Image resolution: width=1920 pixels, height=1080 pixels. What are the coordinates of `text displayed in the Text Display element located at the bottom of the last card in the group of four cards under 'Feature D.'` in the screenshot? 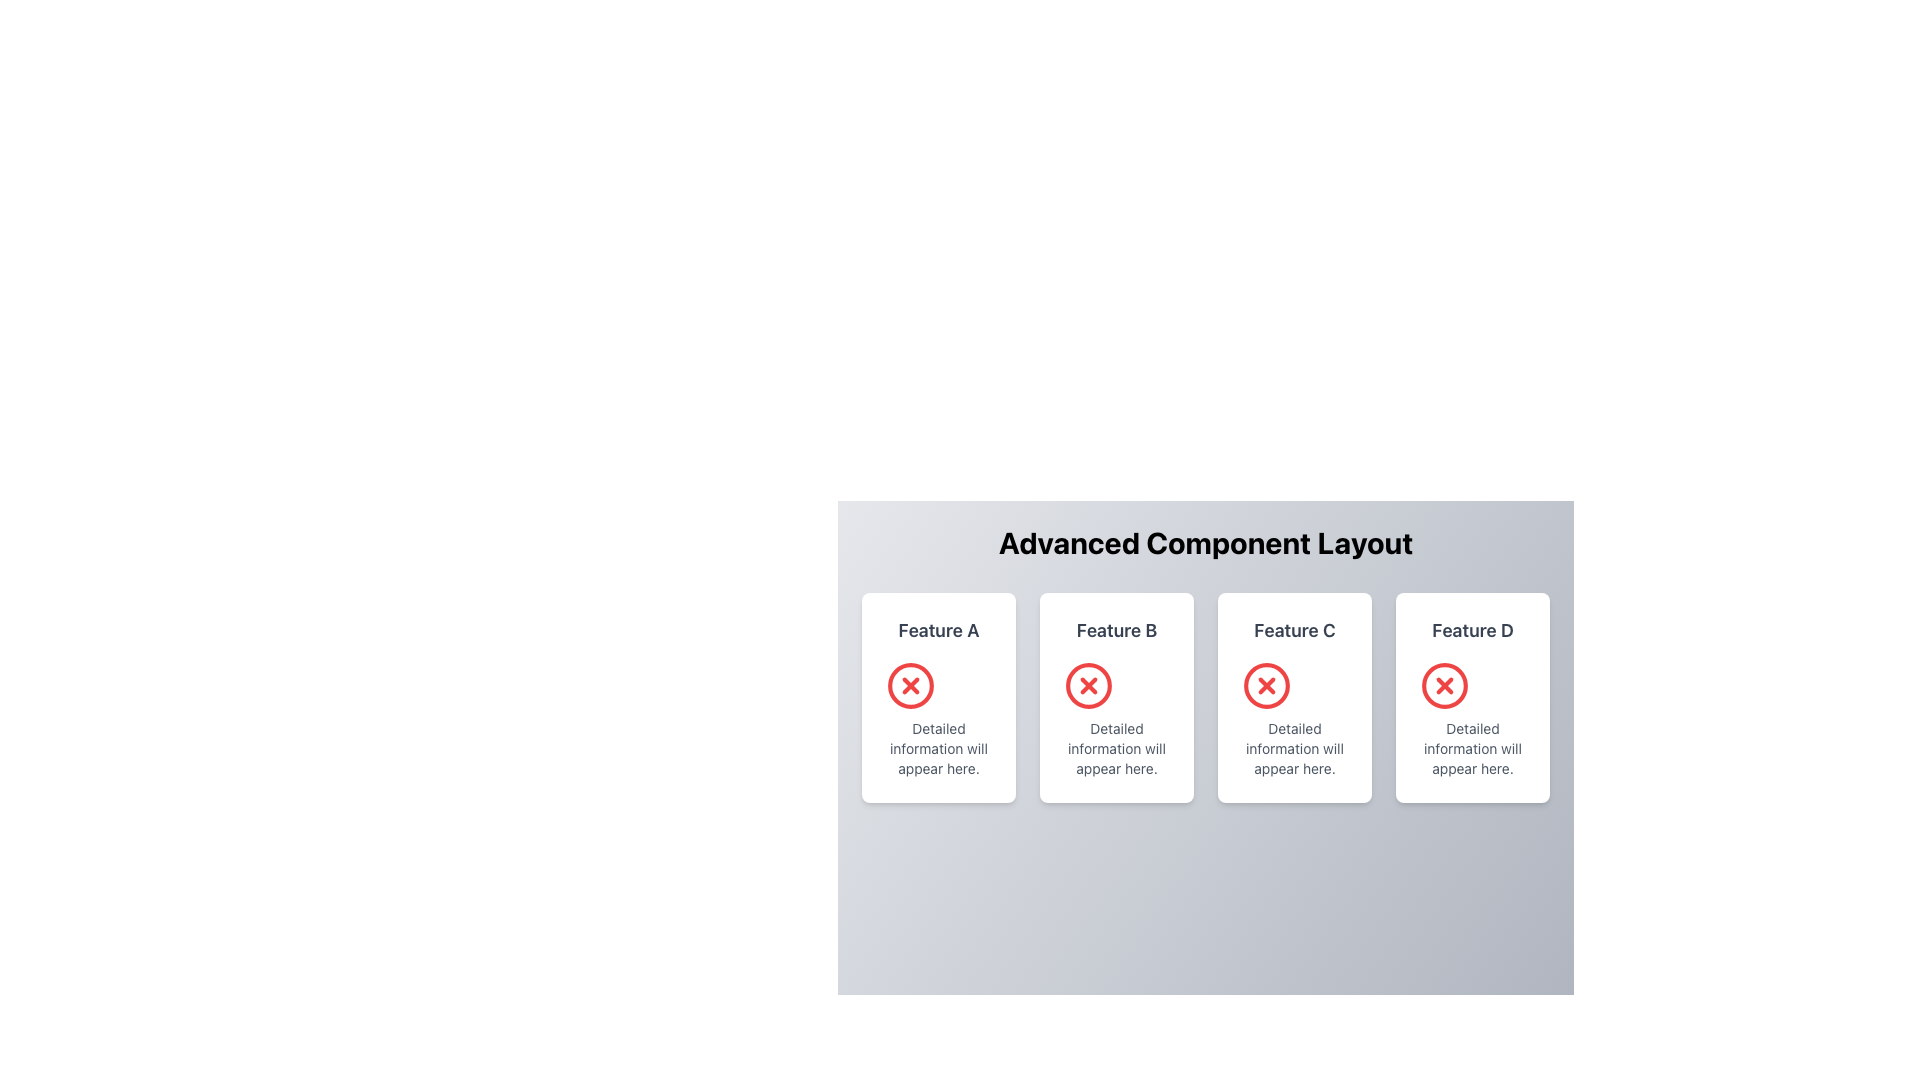 It's located at (1473, 748).